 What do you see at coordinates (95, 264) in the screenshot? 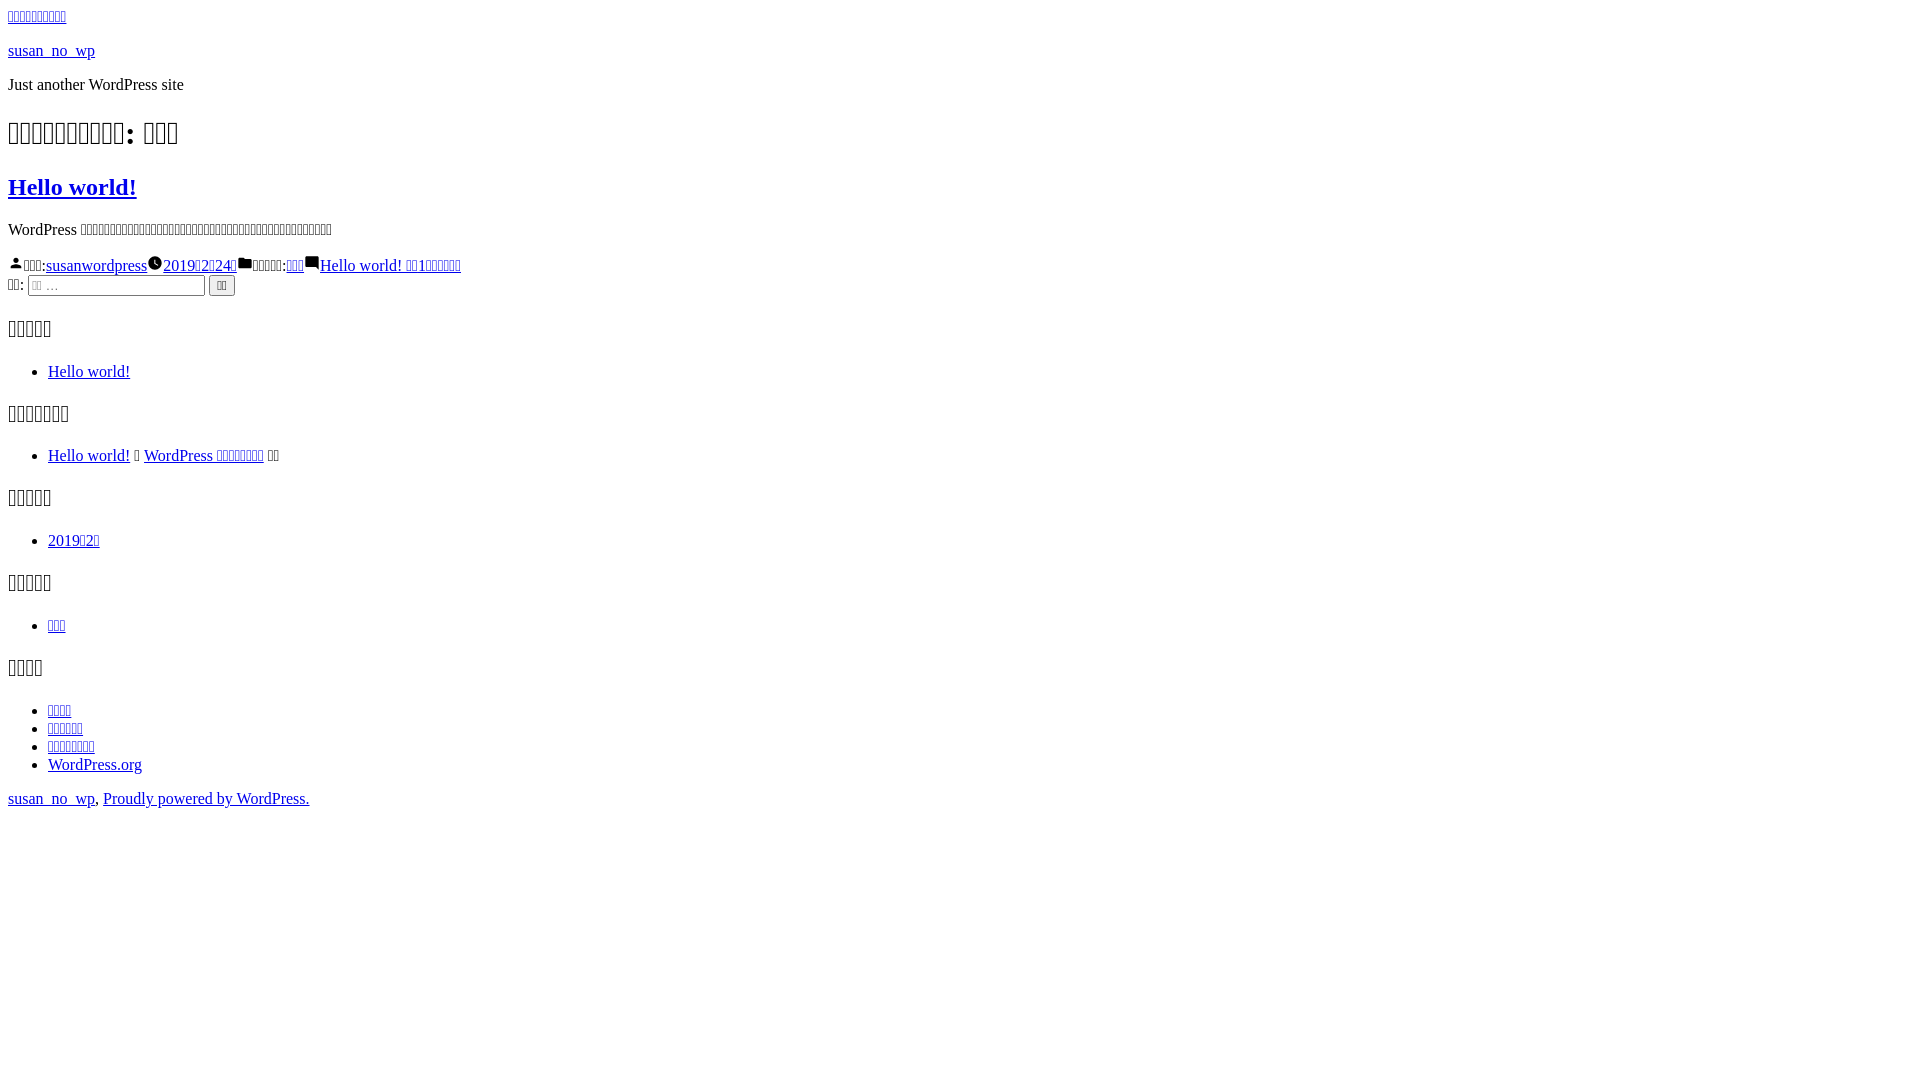
I see `'susanwordpress'` at bounding box center [95, 264].